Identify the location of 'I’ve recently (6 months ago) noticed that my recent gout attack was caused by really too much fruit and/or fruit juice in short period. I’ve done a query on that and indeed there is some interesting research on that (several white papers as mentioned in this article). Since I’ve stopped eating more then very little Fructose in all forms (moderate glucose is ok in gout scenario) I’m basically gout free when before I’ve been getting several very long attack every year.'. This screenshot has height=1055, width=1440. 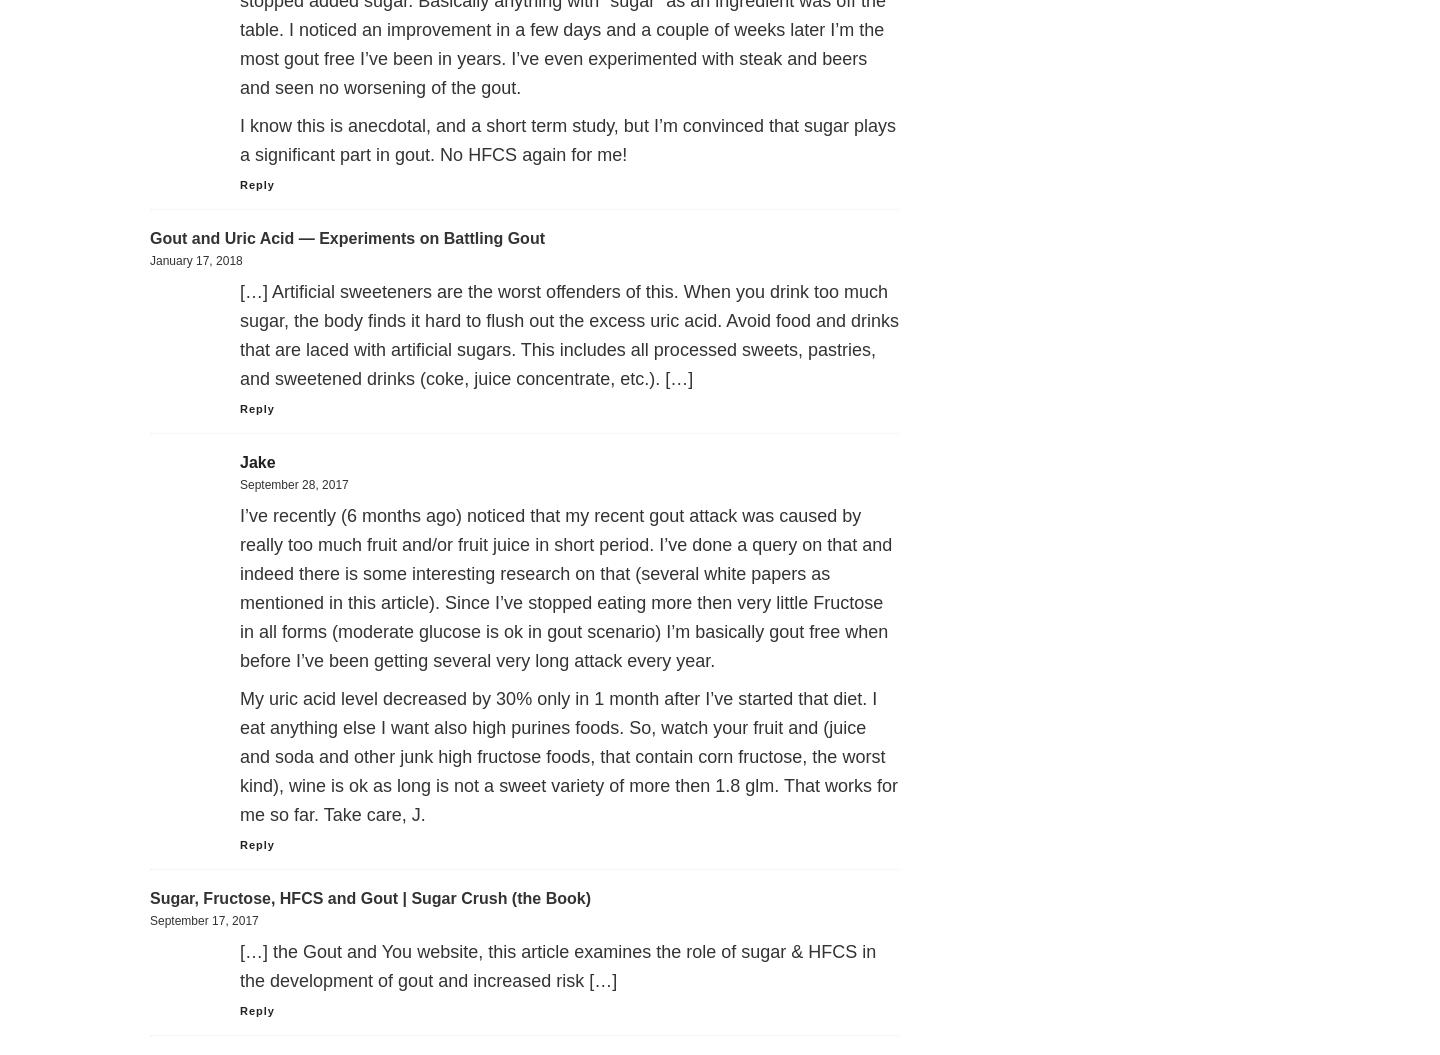
(240, 588).